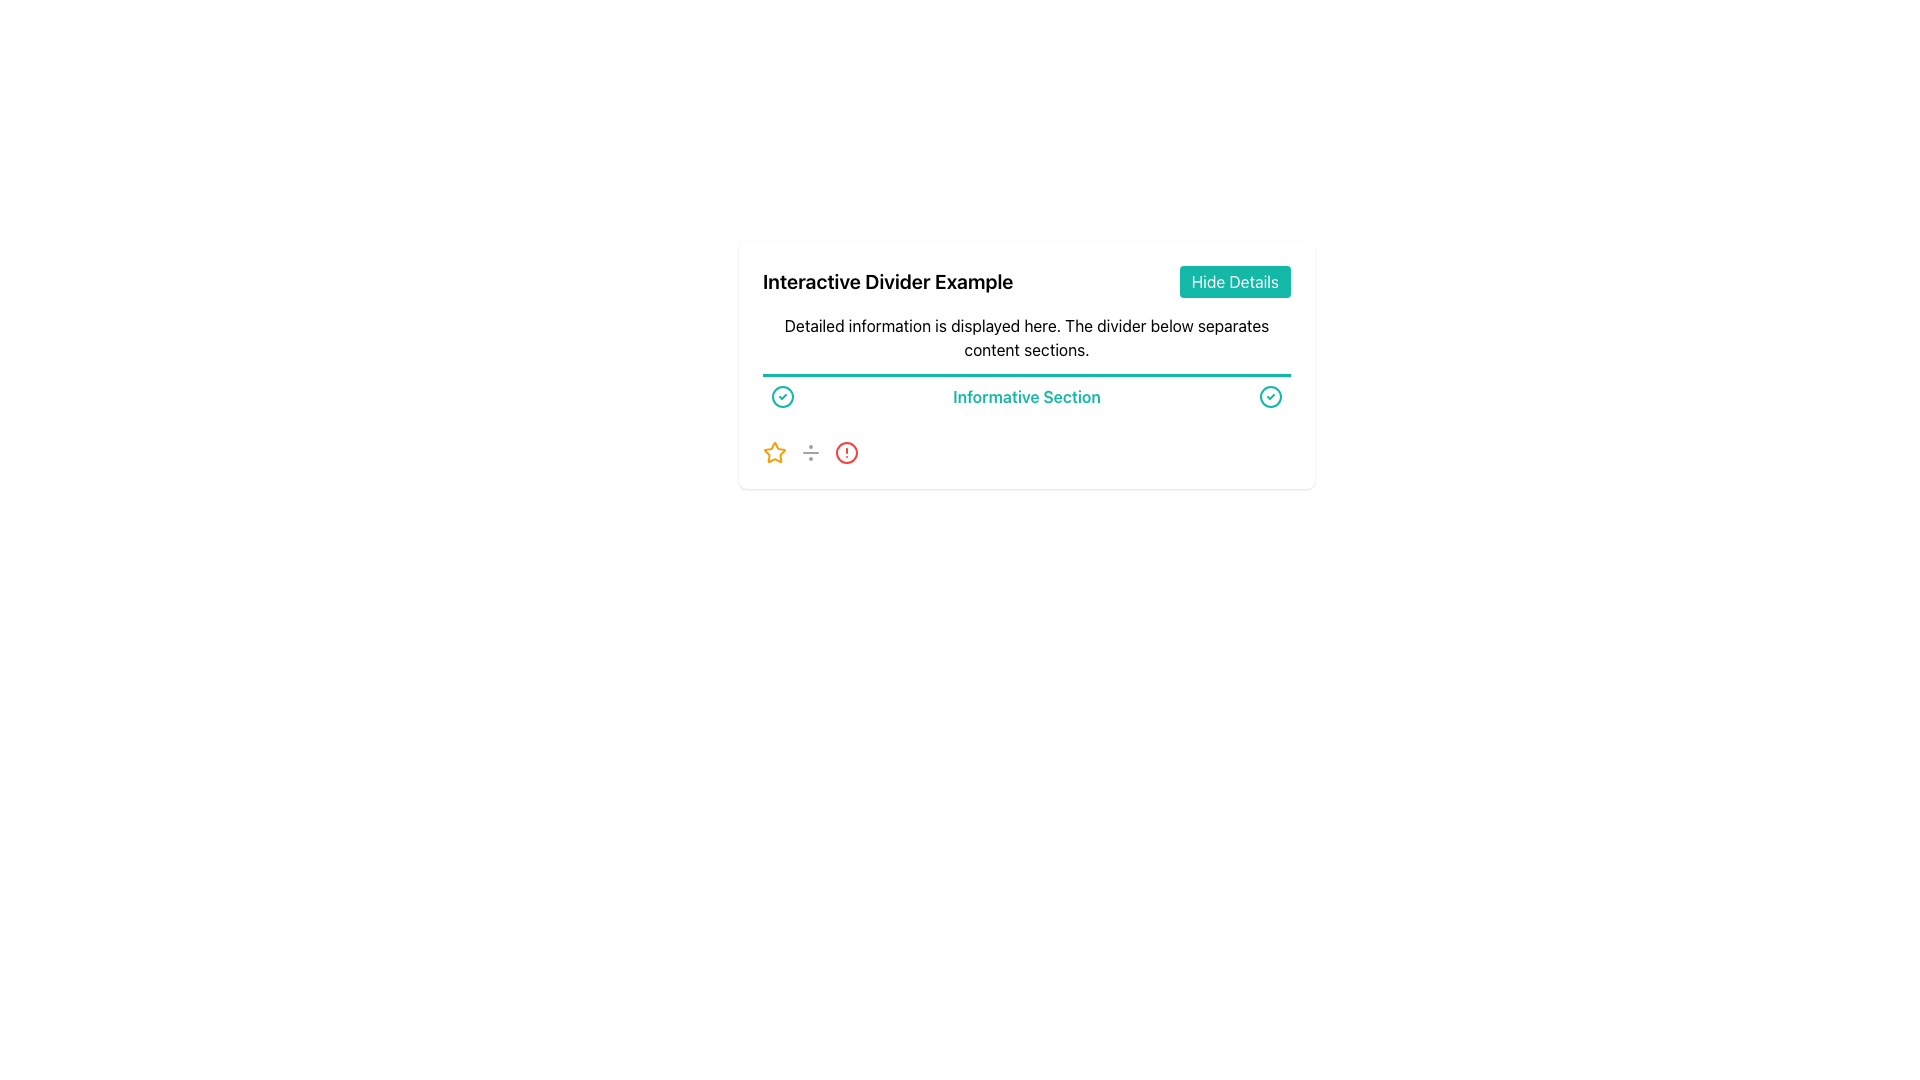  Describe the element at coordinates (1027, 394) in the screenshot. I see `the Decorative label bar that features a teal-colored border and the text 'Informative Section' in bold, centered on the bar, with circular teal icons containing checkmarks on either side` at that location.